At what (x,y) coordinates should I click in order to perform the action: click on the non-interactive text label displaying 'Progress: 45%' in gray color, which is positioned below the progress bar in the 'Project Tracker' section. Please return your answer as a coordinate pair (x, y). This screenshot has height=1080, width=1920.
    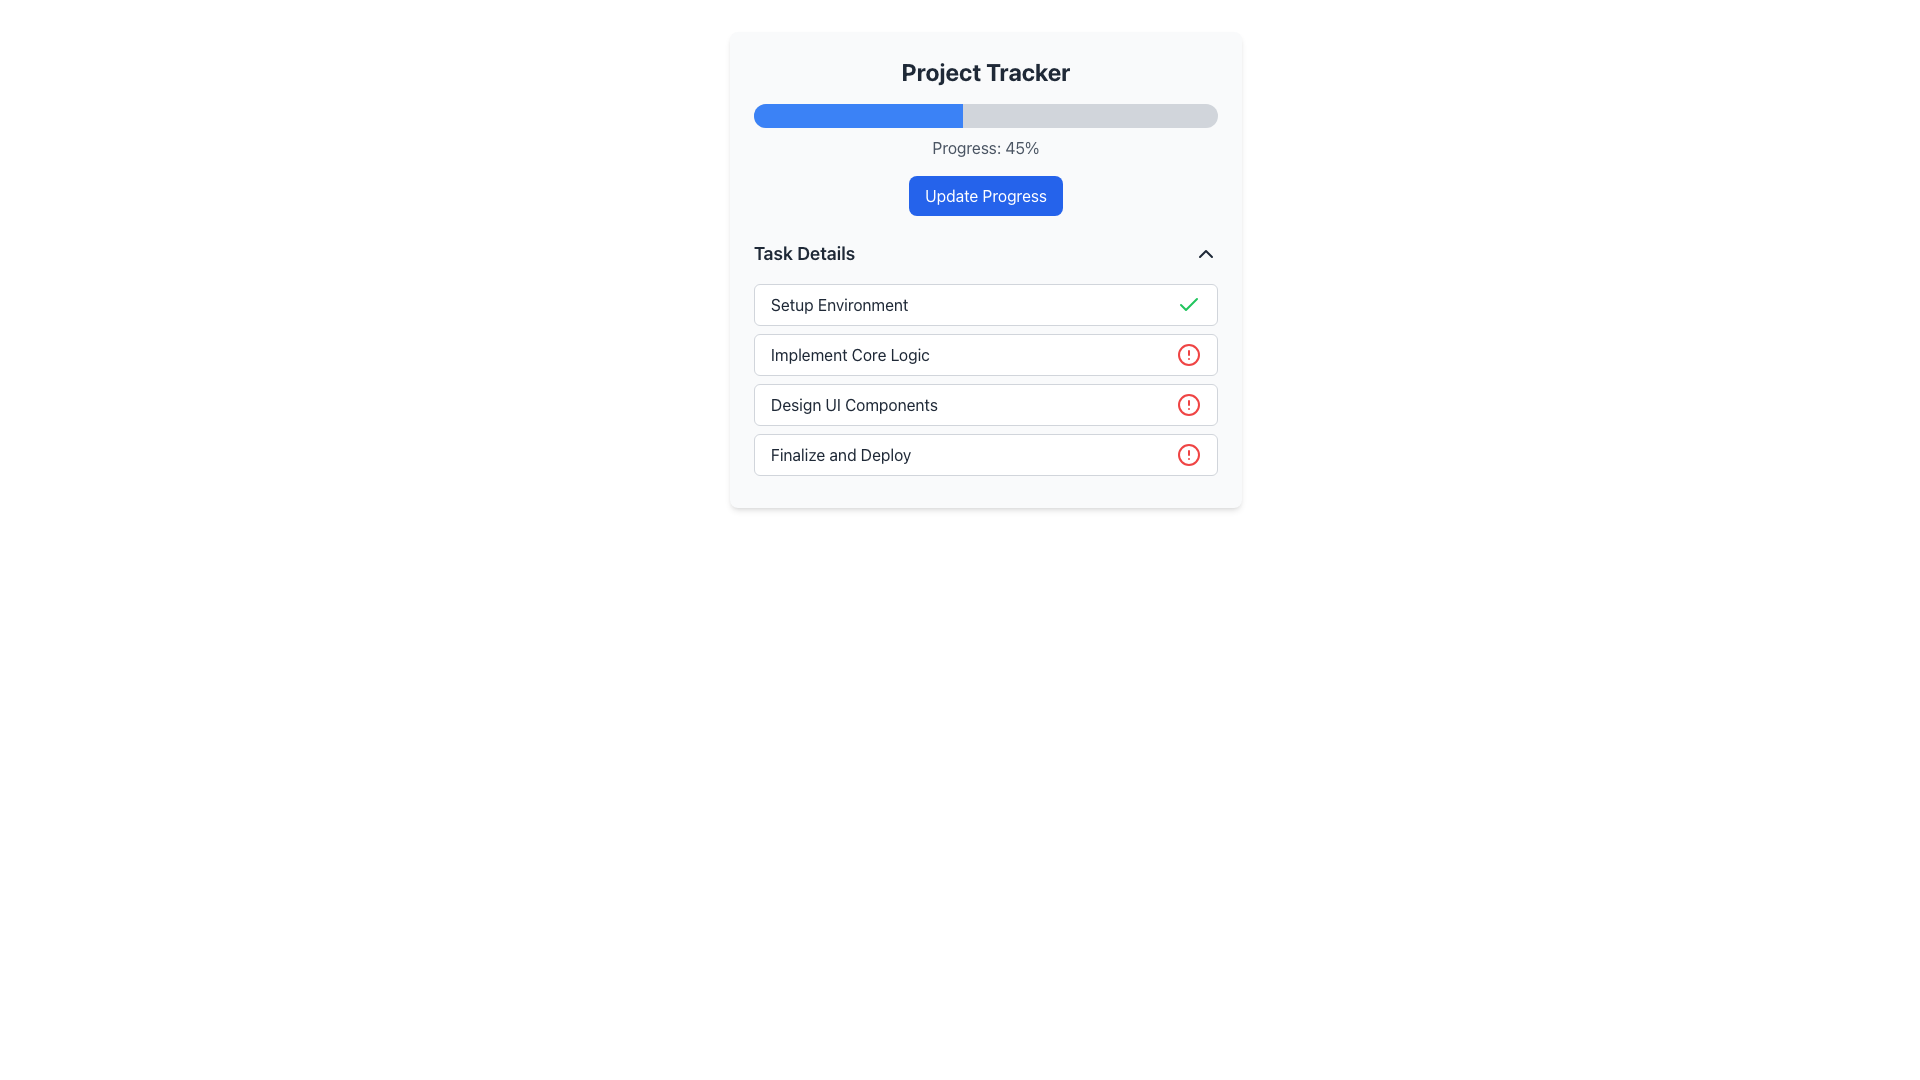
    Looking at the image, I should click on (985, 146).